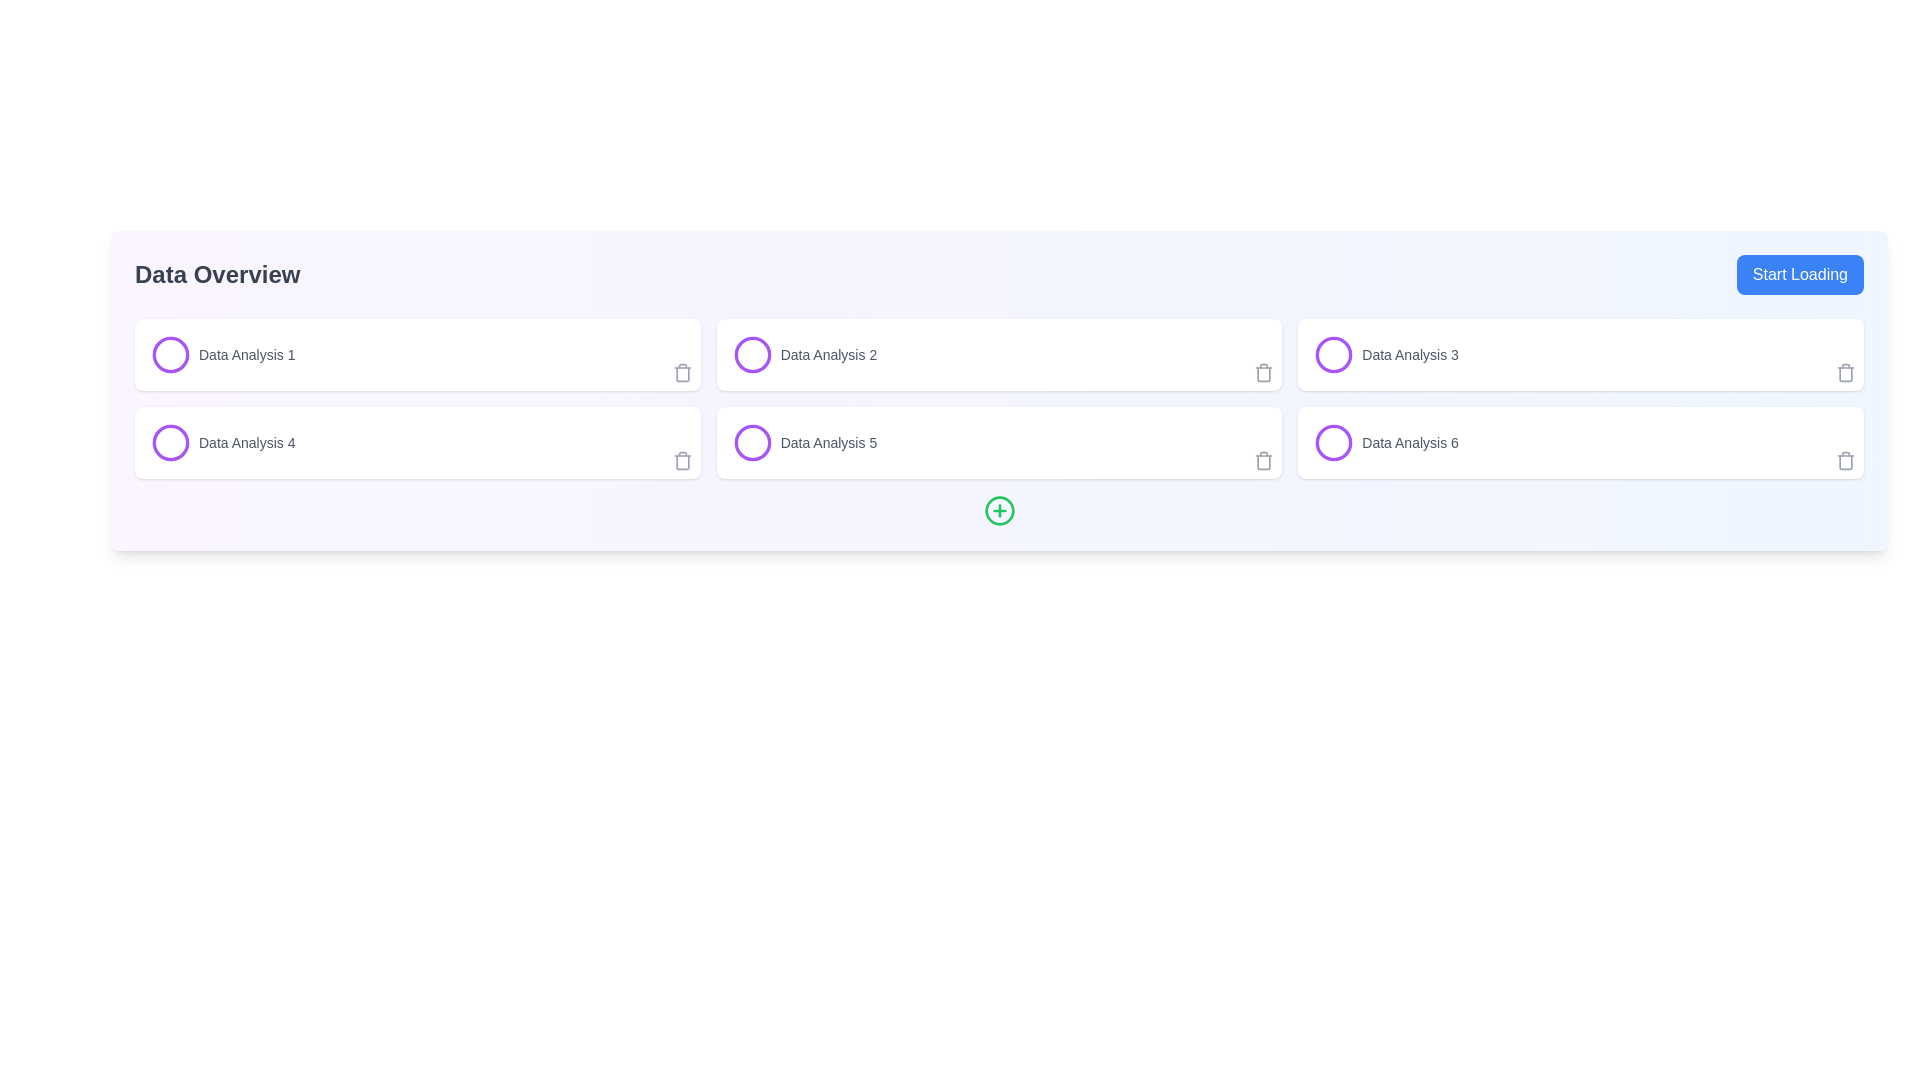 This screenshot has width=1920, height=1080. I want to click on the purple circle icon with a bold border located next to the label 'Data Analysis 5', so click(751, 442).